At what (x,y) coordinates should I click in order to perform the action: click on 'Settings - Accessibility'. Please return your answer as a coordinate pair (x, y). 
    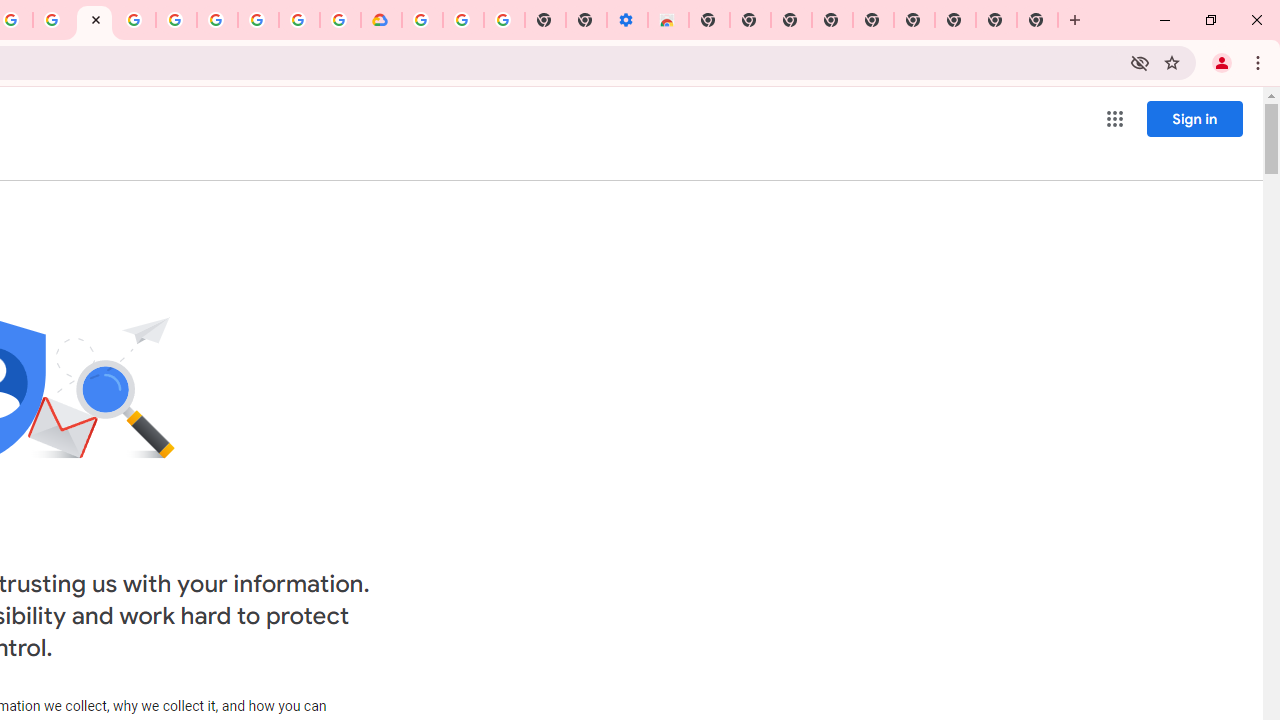
    Looking at the image, I should click on (626, 20).